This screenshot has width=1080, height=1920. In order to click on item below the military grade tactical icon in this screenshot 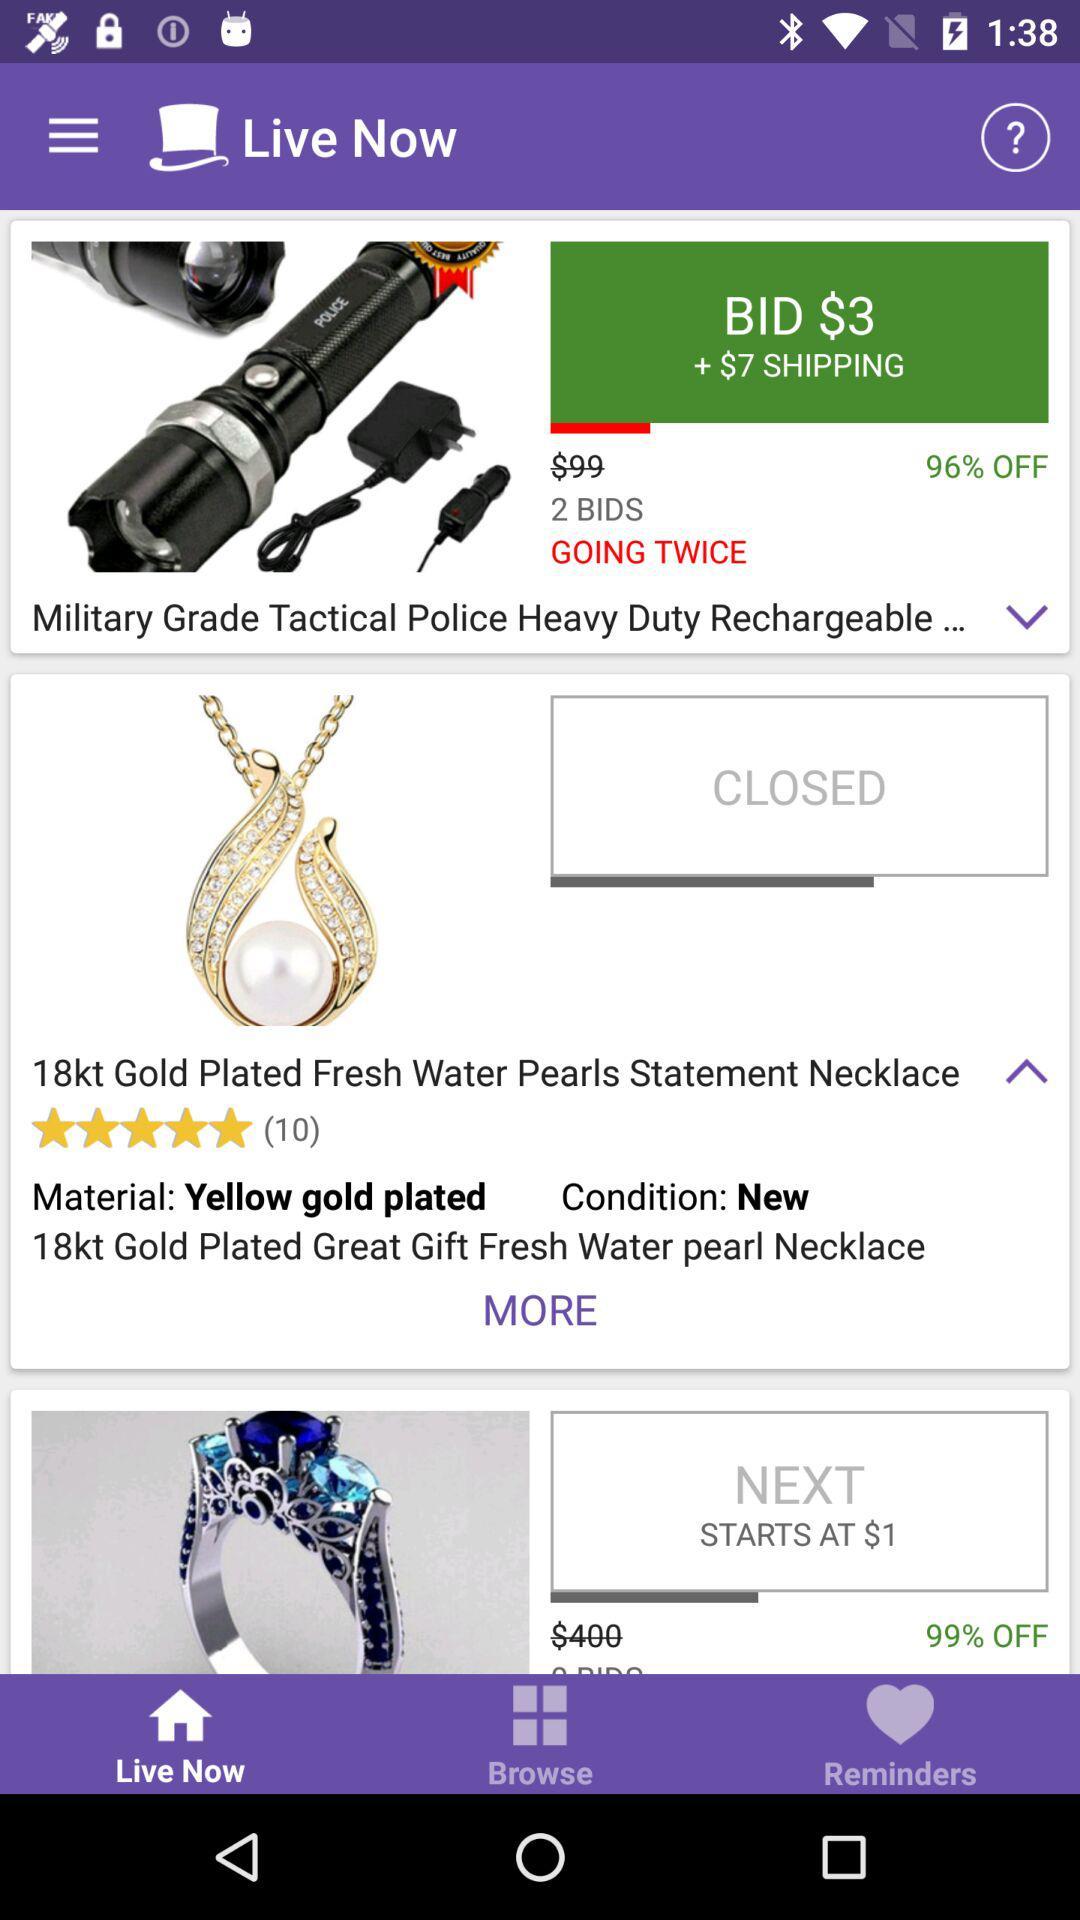, I will do `click(798, 785)`.